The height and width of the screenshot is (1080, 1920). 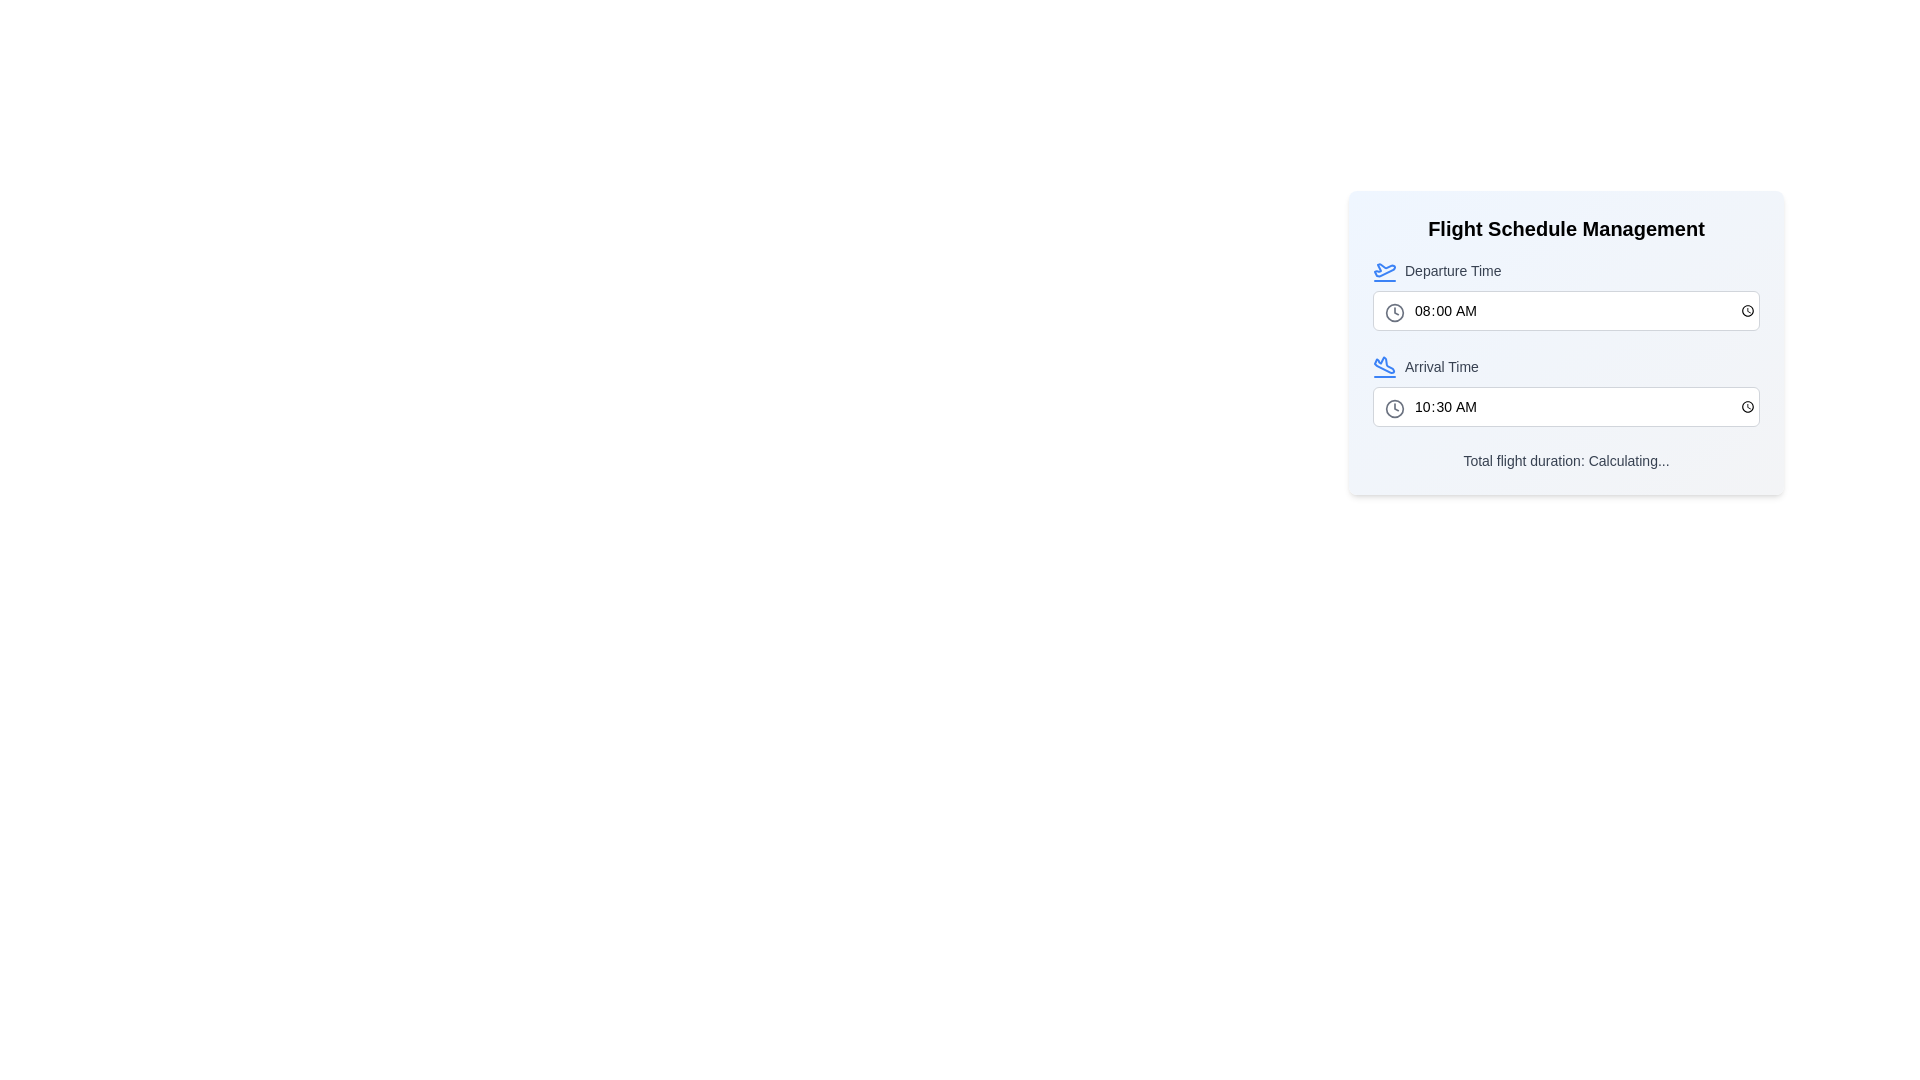 I want to click on the Time input field located in the 'Arrival Time' section of the form by tab navigation, so click(x=1565, y=406).